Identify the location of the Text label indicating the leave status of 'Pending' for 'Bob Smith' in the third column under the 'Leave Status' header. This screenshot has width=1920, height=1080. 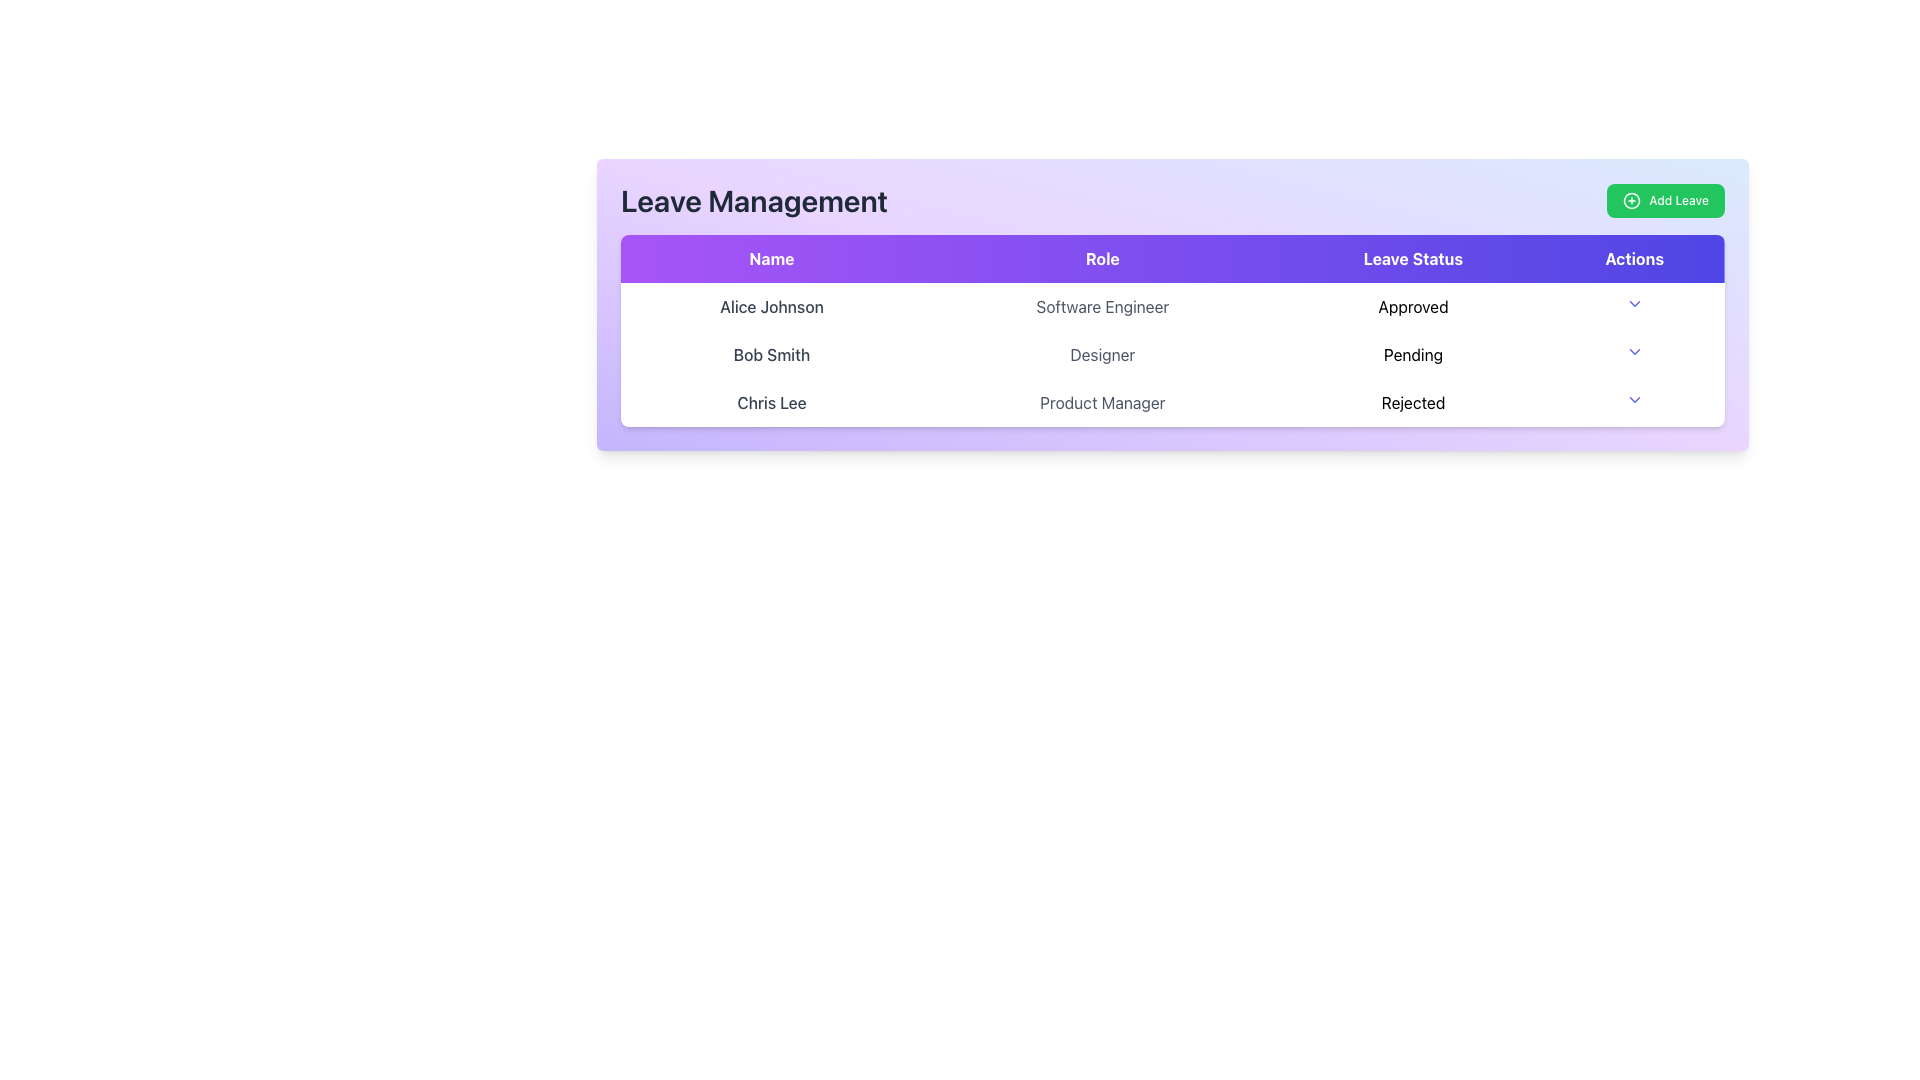
(1412, 353).